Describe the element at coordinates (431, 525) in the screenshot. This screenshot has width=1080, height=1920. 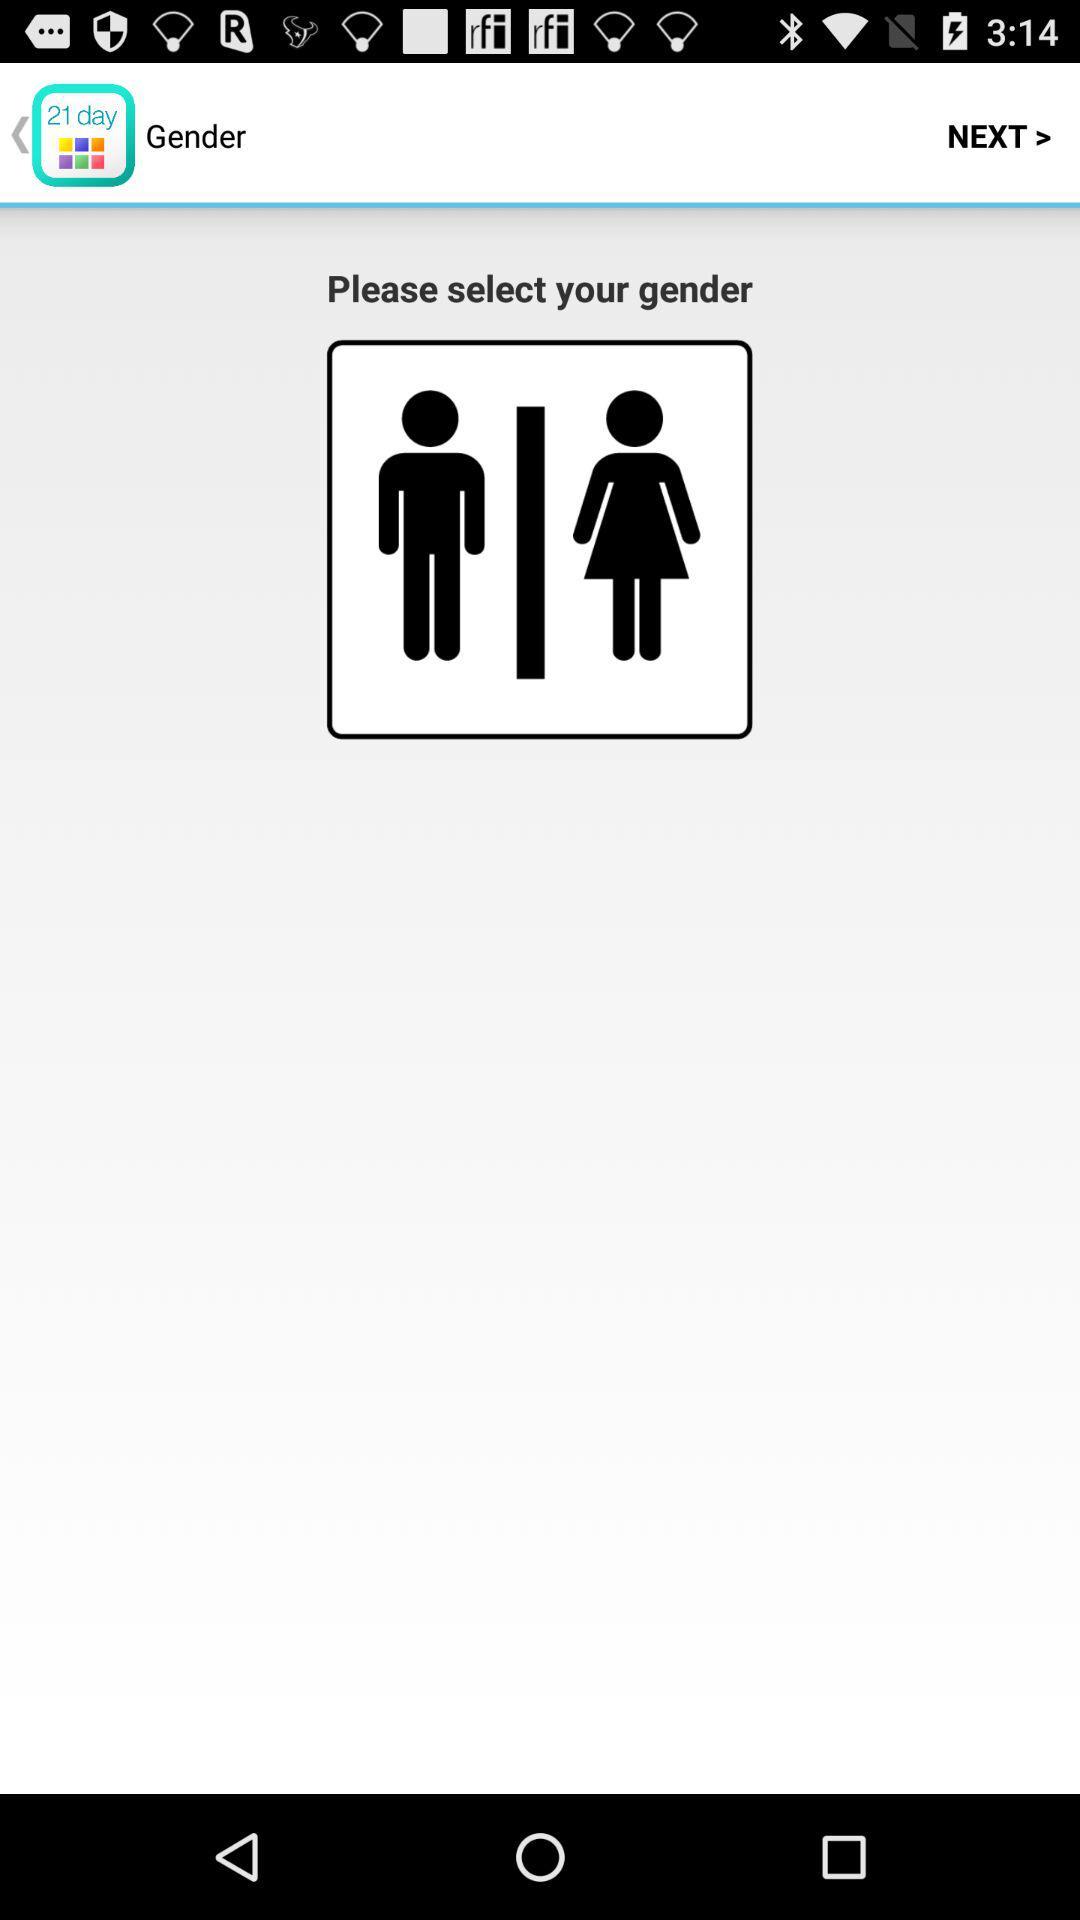
I see `click on left figure` at that location.